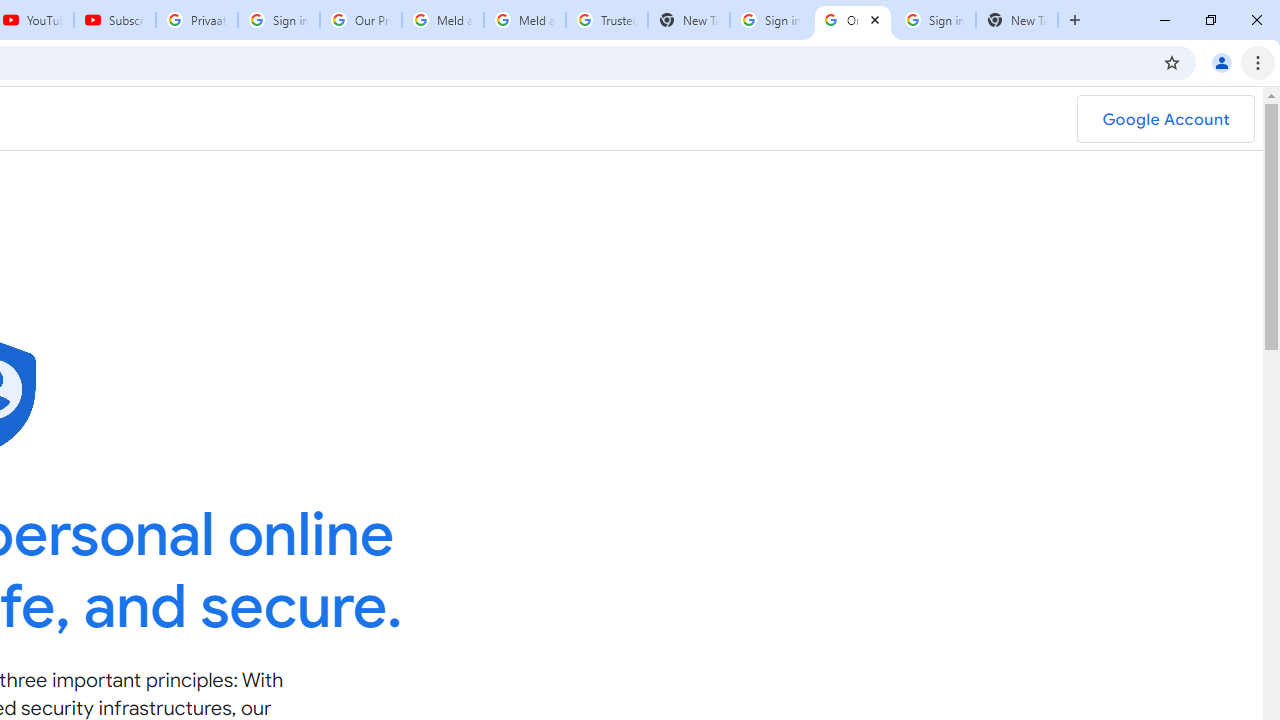  What do you see at coordinates (934, 20) in the screenshot?
I see `'Sign in - Google Accounts'` at bounding box center [934, 20].